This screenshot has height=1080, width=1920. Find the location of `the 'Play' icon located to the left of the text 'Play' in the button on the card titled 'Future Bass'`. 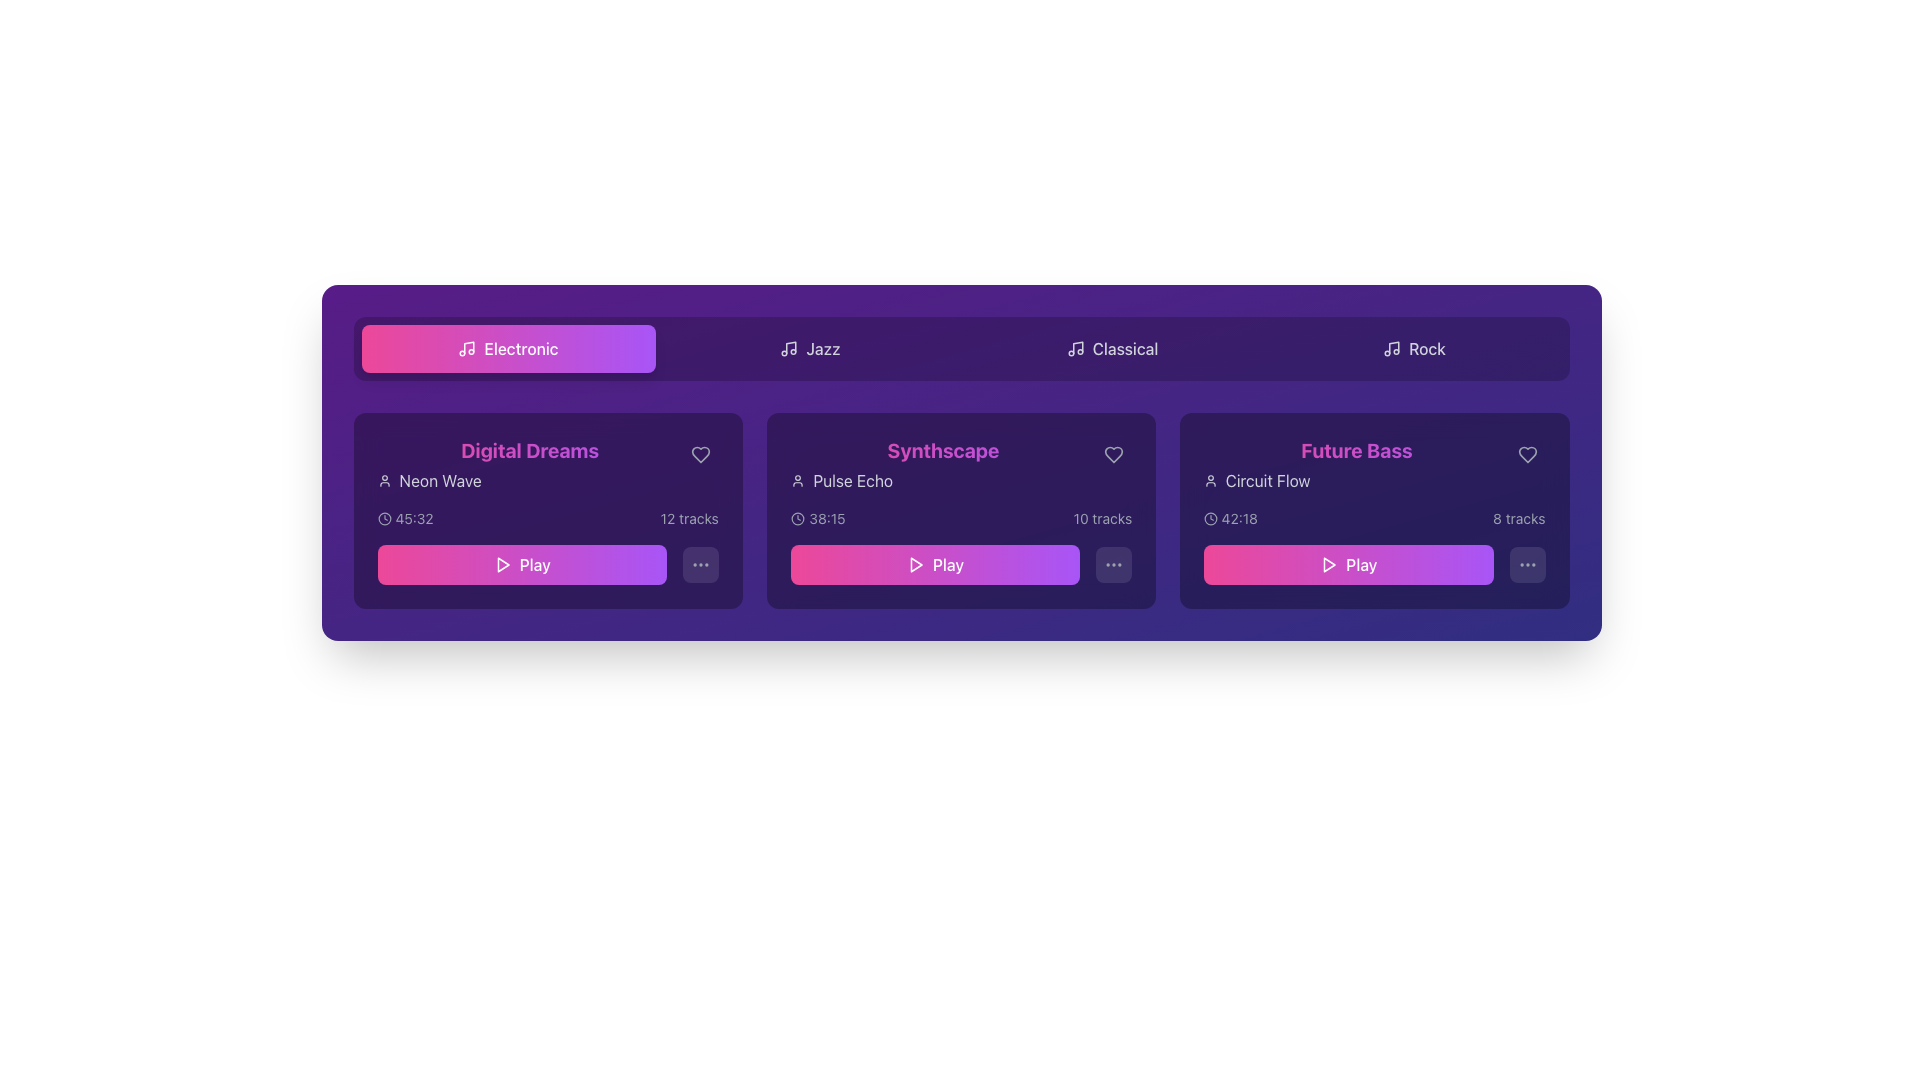

the 'Play' icon located to the left of the text 'Play' in the button on the card titled 'Future Bass' is located at coordinates (1329, 564).